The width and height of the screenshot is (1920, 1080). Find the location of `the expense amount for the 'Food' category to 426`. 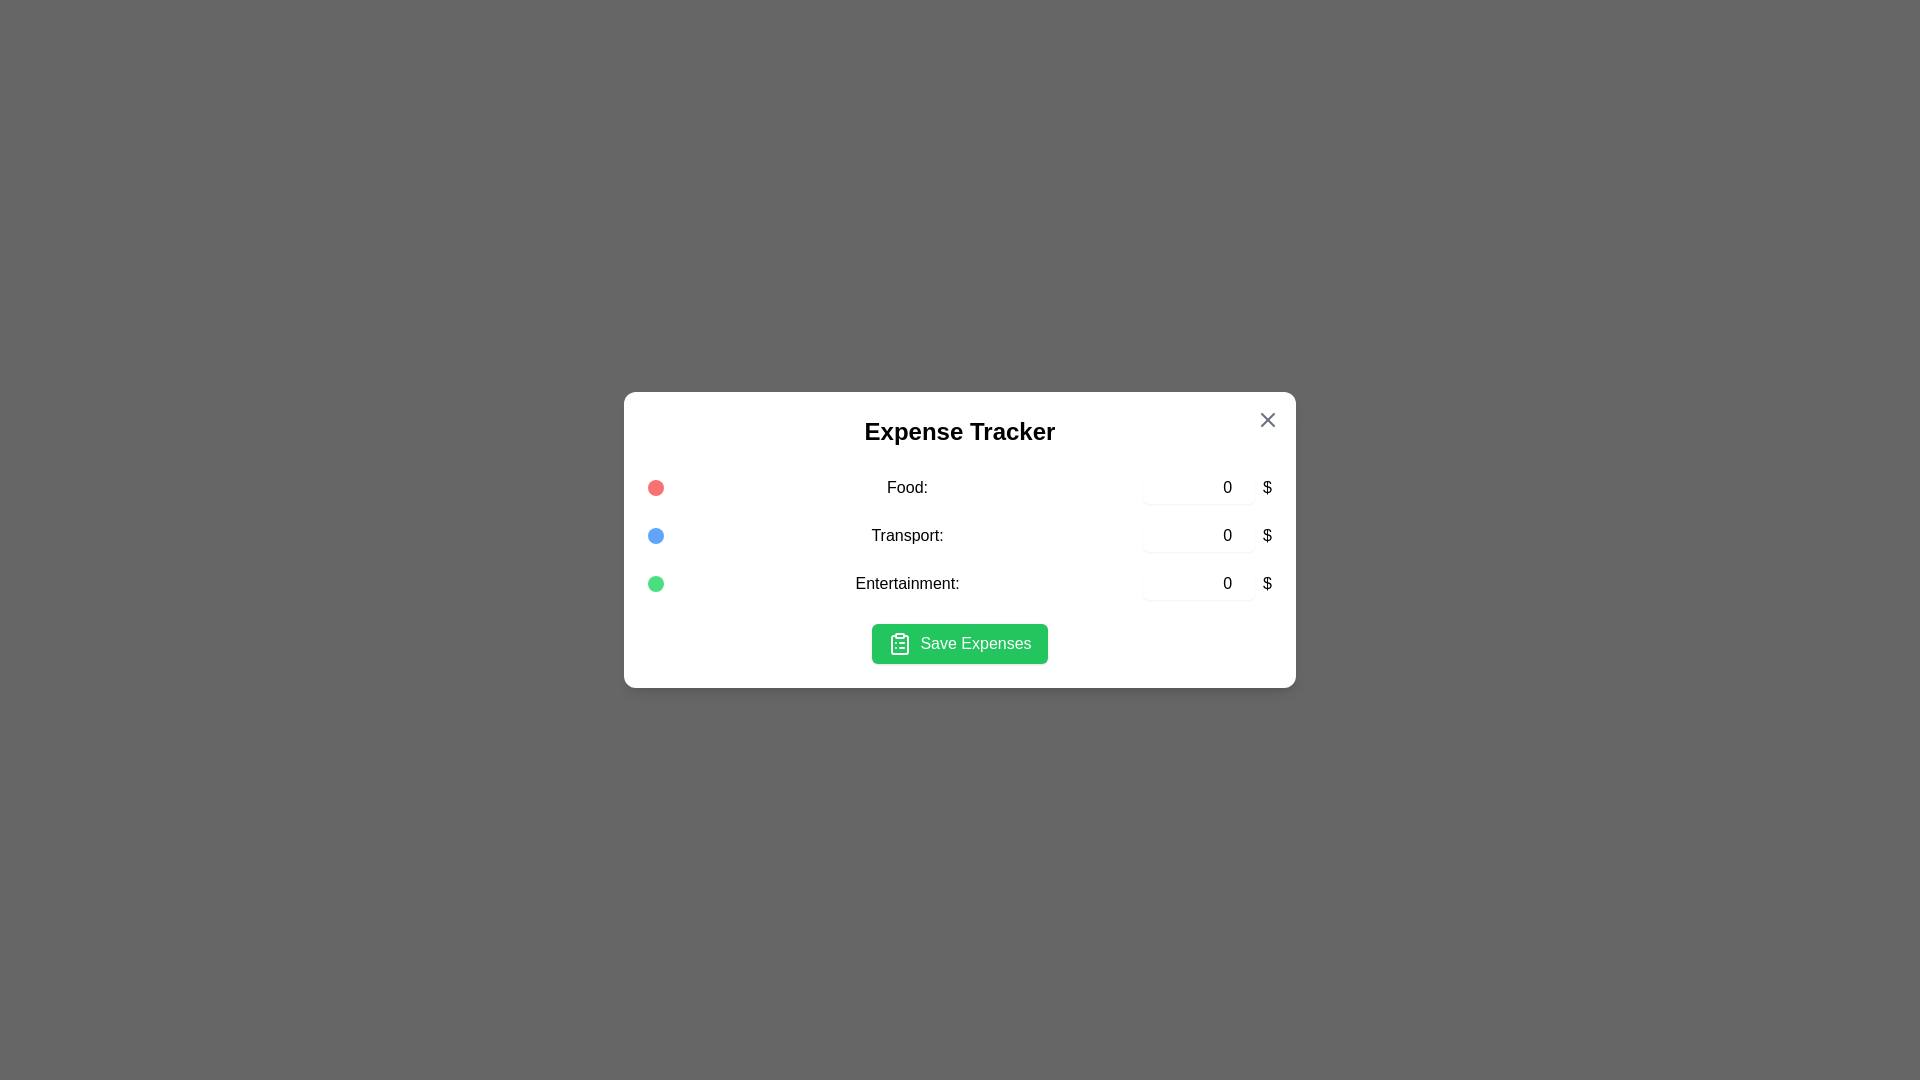

the expense amount for the 'Food' category to 426 is located at coordinates (1199, 488).